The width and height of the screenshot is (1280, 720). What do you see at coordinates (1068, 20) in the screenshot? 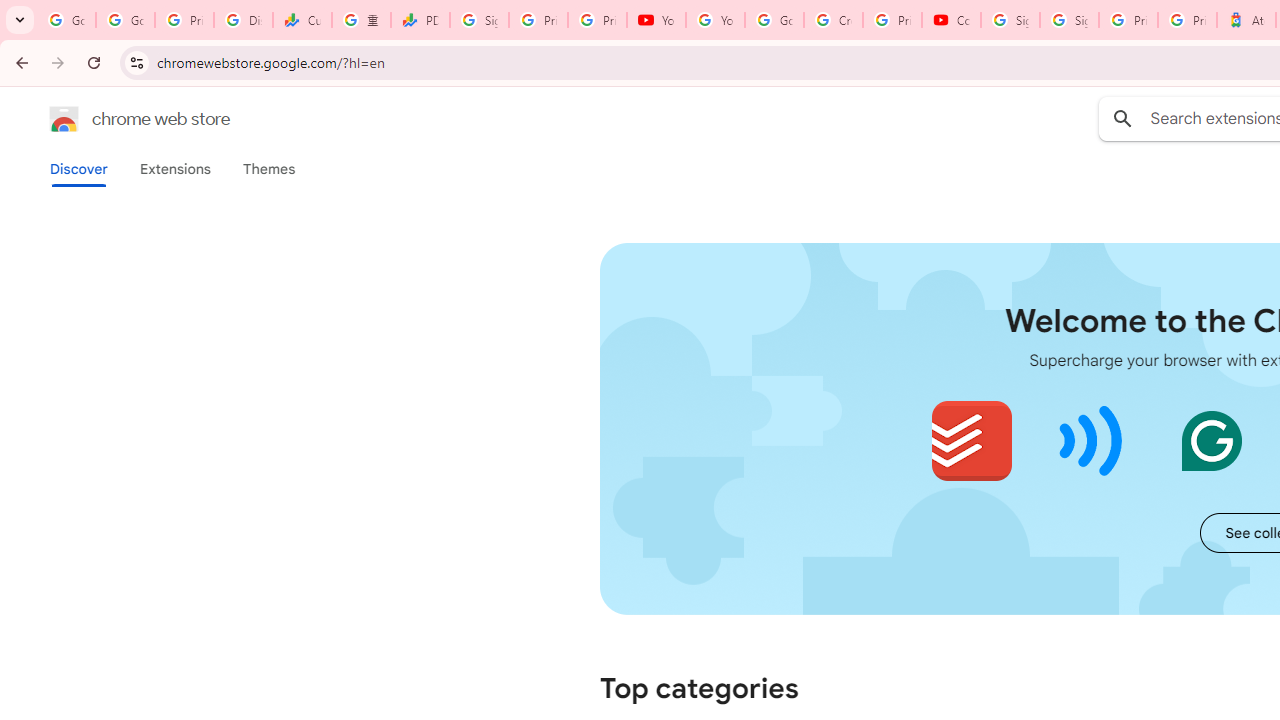
I see `'Sign in - Google Accounts'` at bounding box center [1068, 20].